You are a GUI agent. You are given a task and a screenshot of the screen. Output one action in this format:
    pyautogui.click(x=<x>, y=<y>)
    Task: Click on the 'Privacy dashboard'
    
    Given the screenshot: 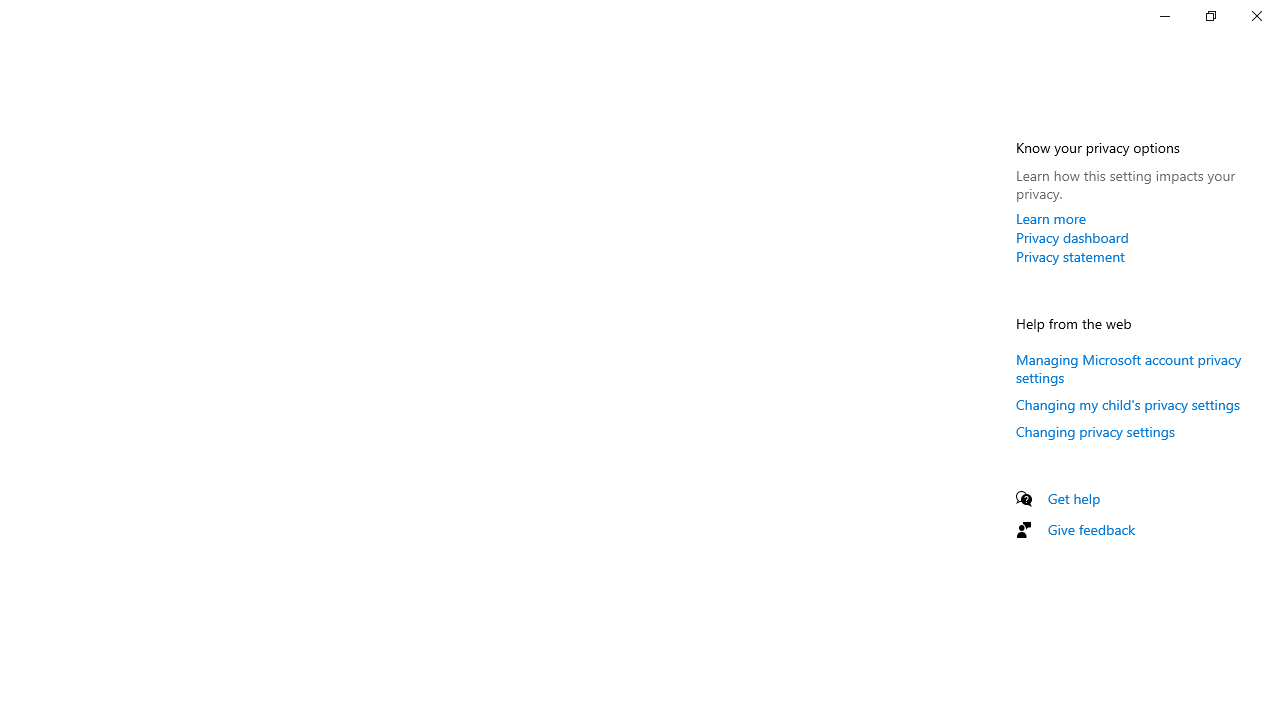 What is the action you would take?
    pyautogui.click(x=1071, y=236)
    